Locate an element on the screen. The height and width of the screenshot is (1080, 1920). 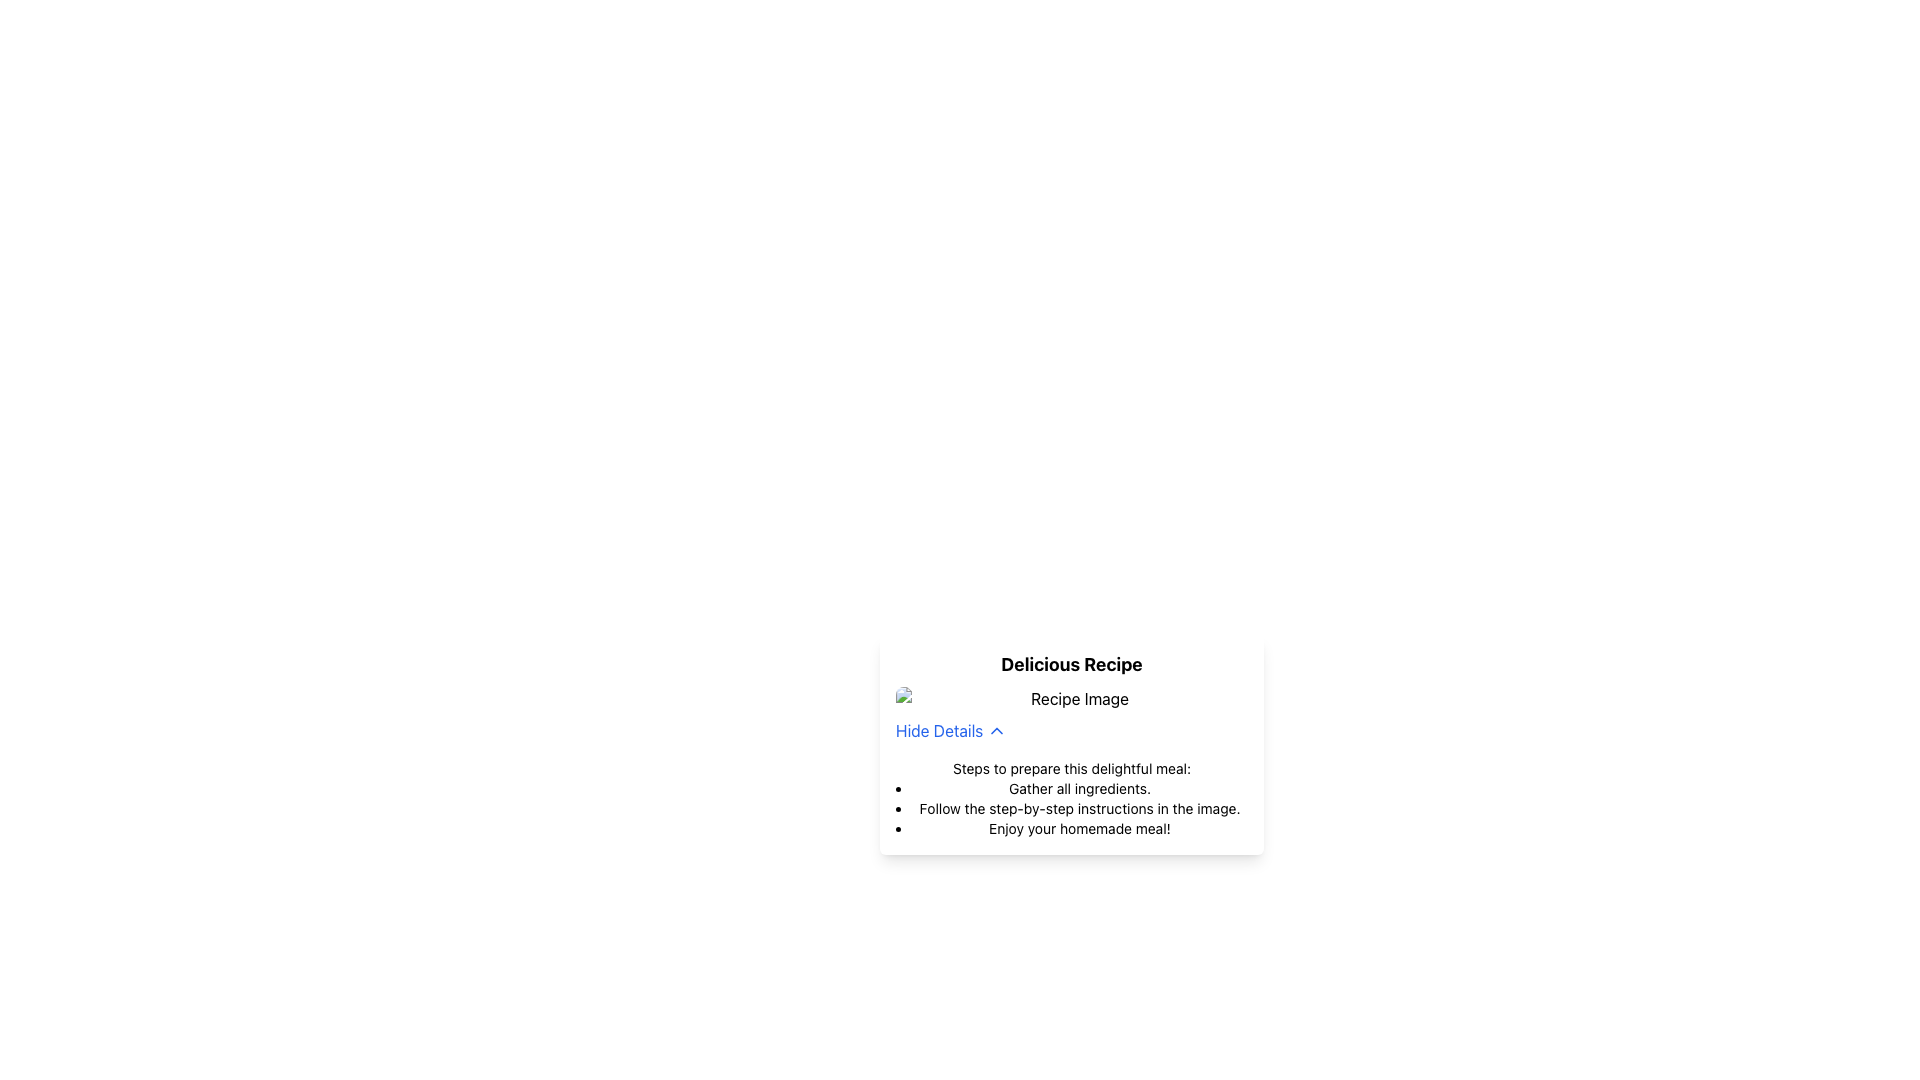
instructions from the bulleted list containing the items: 'Gather all ingredients.', 'Follow the step-by-step instructions in the image.', and 'Enjoy your homemade meal!' is located at coordinates (1070, 808).